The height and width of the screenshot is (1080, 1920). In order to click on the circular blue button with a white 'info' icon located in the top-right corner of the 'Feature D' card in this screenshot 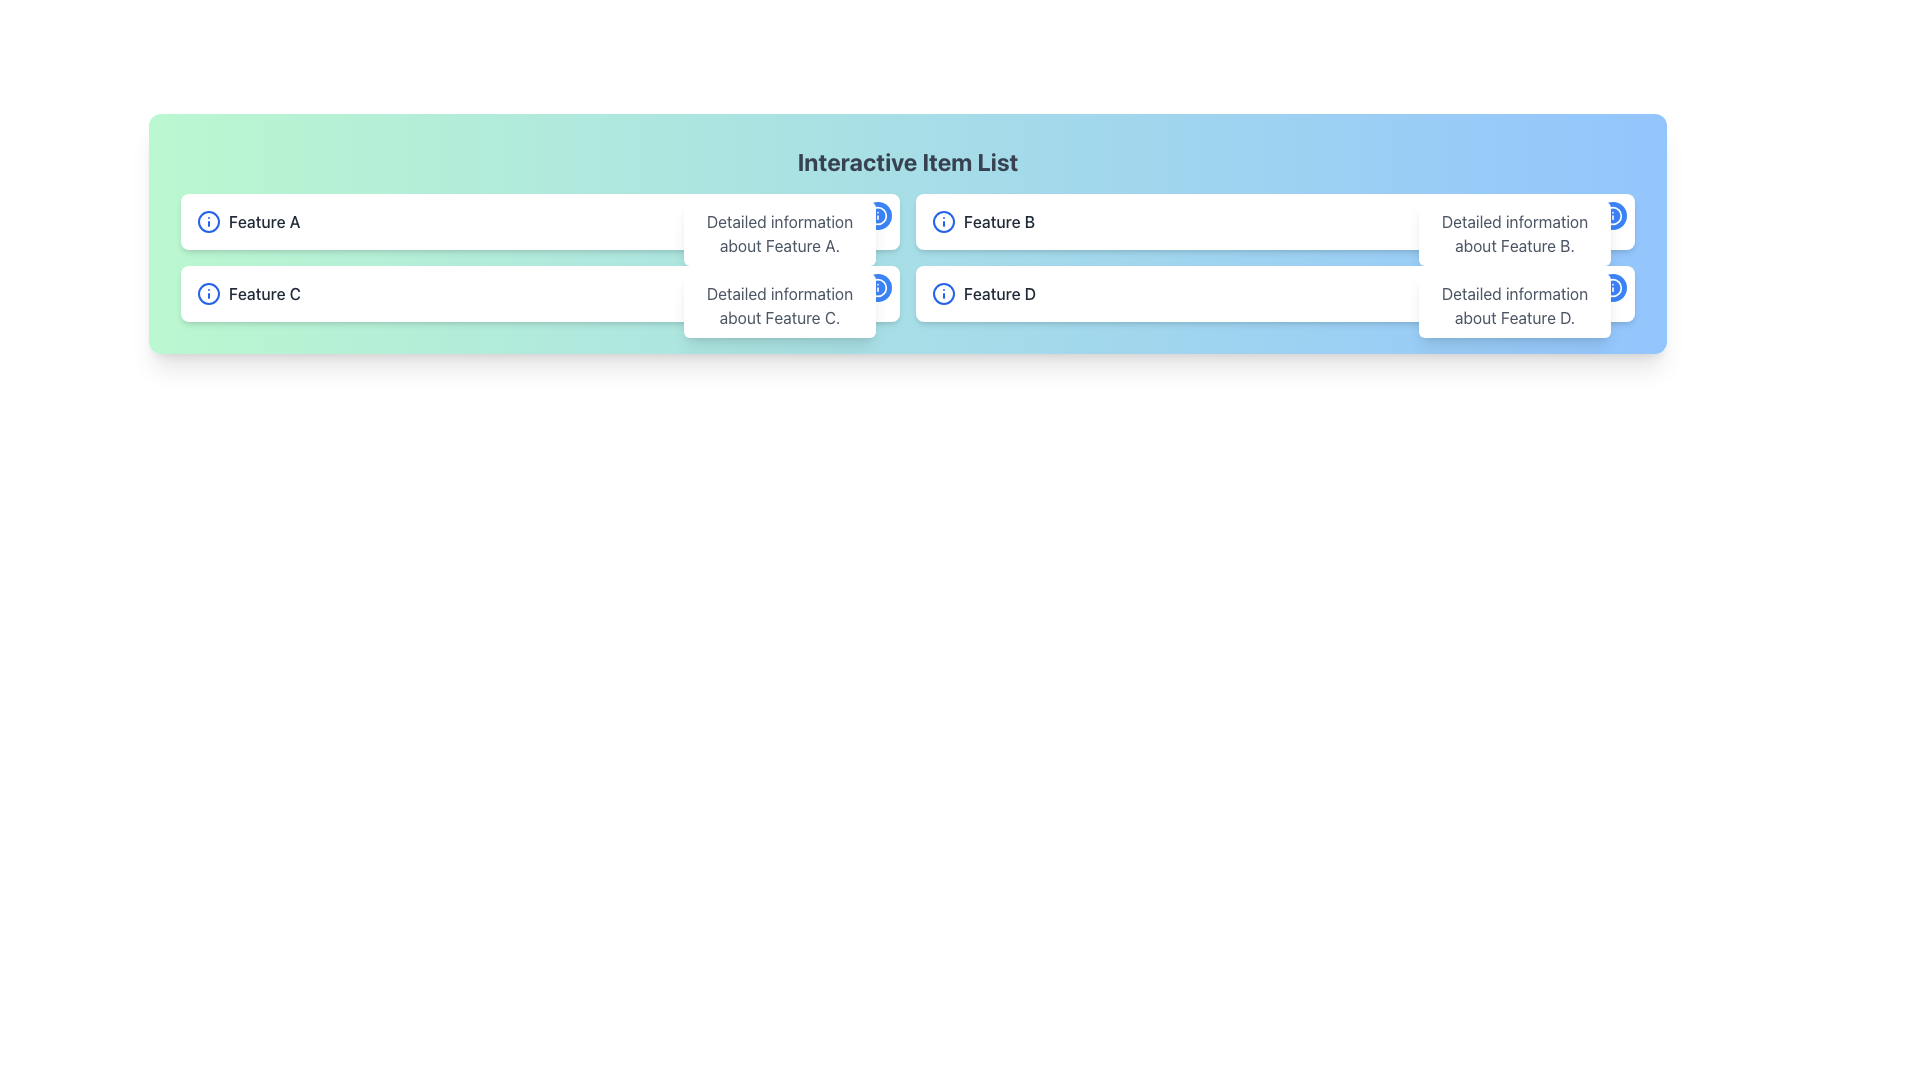, I will do `click(1612, 288)`.